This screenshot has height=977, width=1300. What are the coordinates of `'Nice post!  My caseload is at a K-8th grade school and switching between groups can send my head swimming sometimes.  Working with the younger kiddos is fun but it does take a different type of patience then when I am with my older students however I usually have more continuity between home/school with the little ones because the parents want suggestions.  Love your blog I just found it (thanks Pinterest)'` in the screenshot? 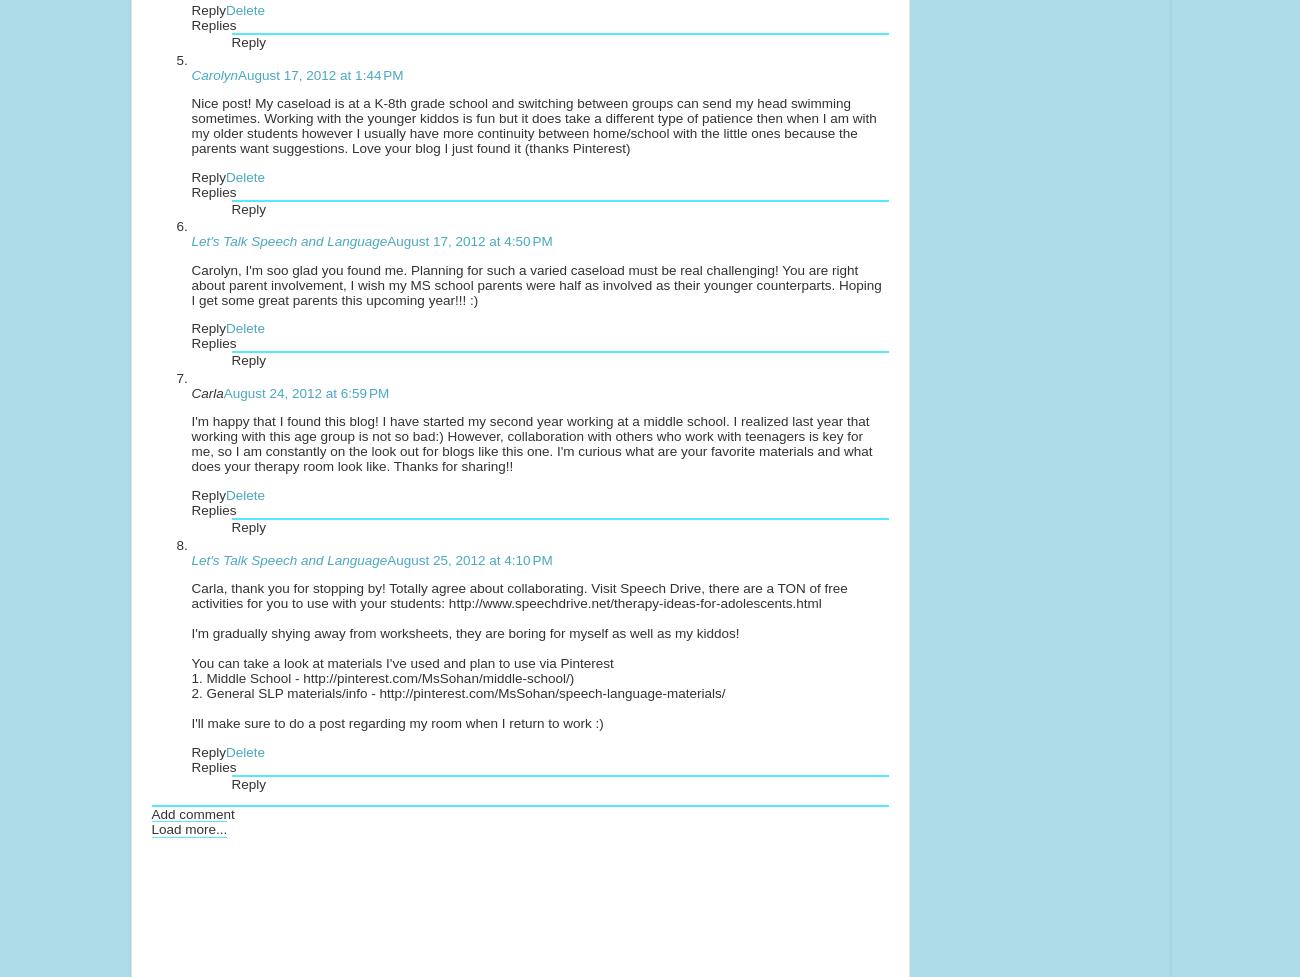 It's located at (533, 126).